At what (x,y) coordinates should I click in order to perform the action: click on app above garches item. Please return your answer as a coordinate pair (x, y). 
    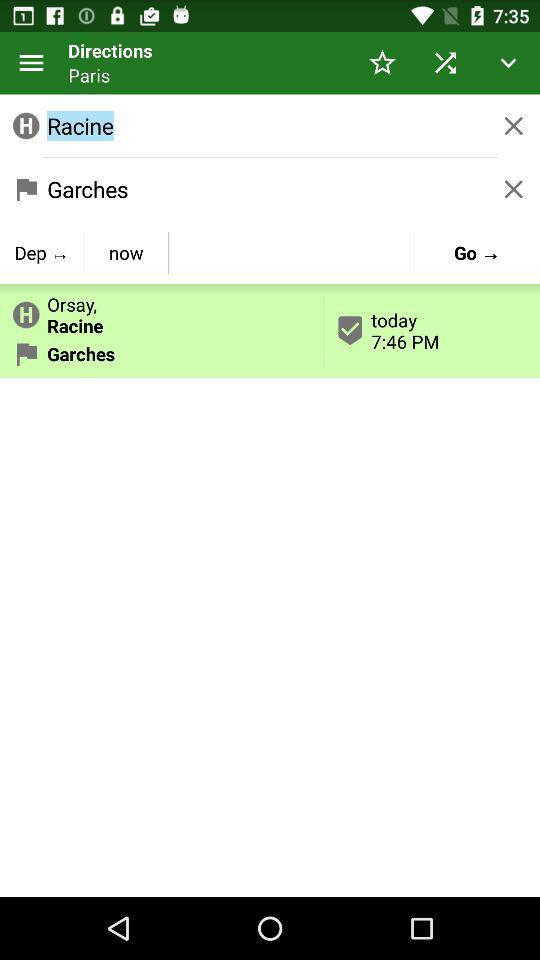
    Looking at the image, I should click on (160, 311).